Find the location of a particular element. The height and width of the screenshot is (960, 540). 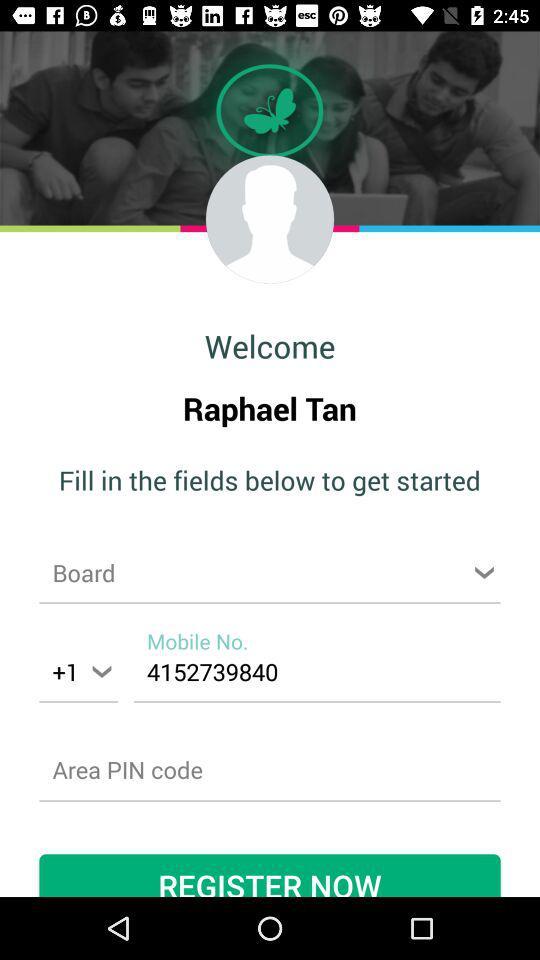

password page is located at coordinates (270, 769).